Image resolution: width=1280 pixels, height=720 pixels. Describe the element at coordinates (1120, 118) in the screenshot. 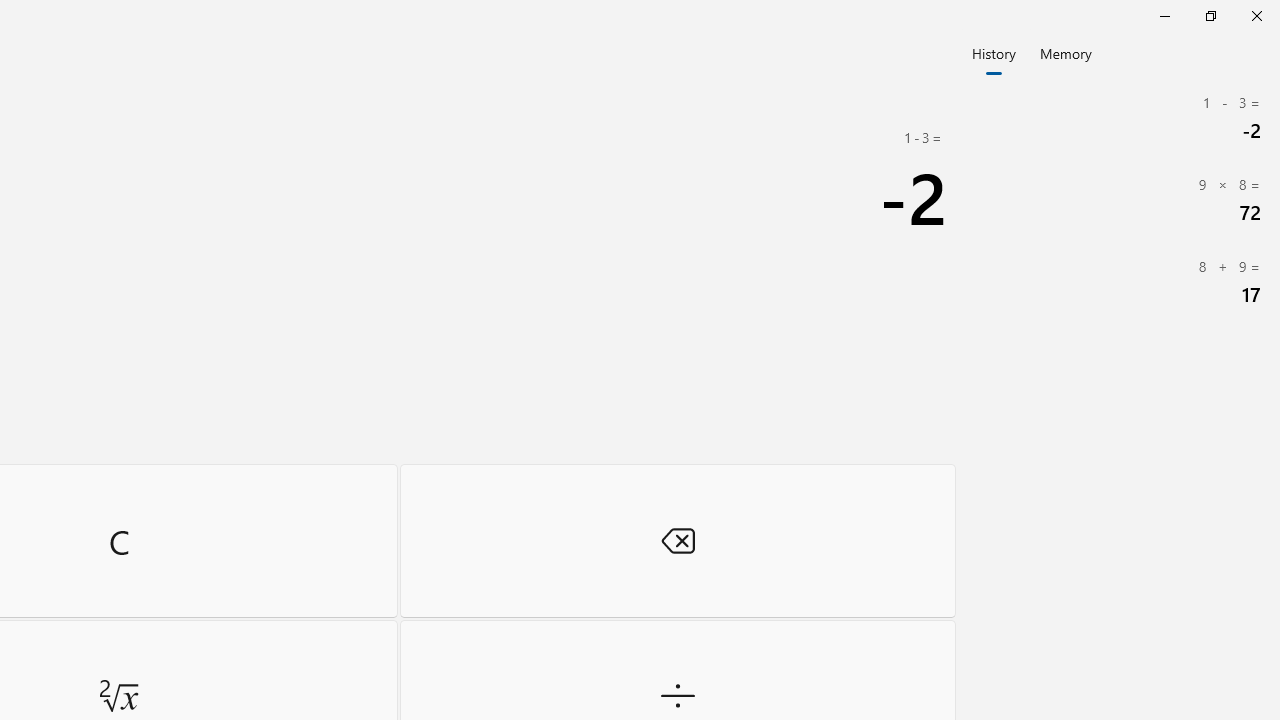

I see `'1 Minus ( 3= Minus (2'` at that location.